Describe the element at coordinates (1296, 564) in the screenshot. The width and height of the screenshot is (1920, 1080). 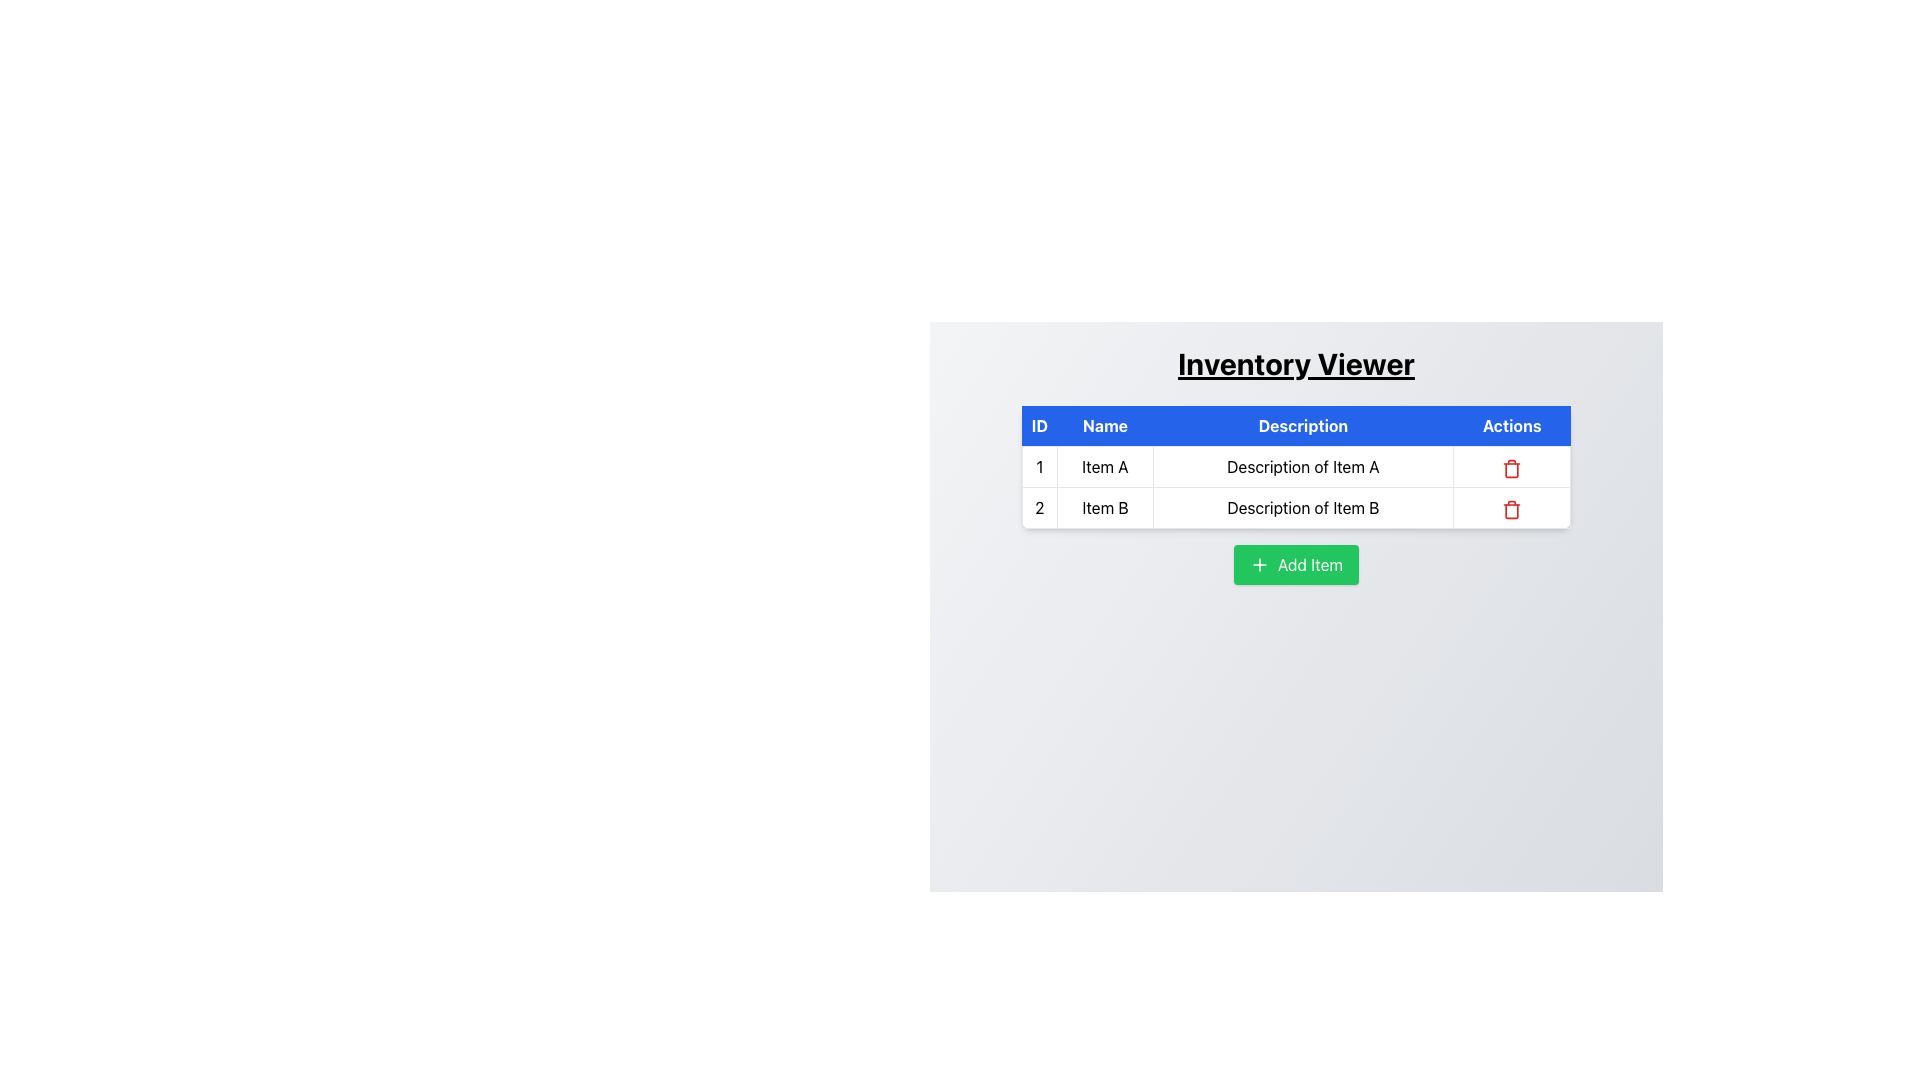
I see `the green 'Add Item' button with rounded edges located below the 'Actions' table in the 'Inventory Viewer' interface` at that location.